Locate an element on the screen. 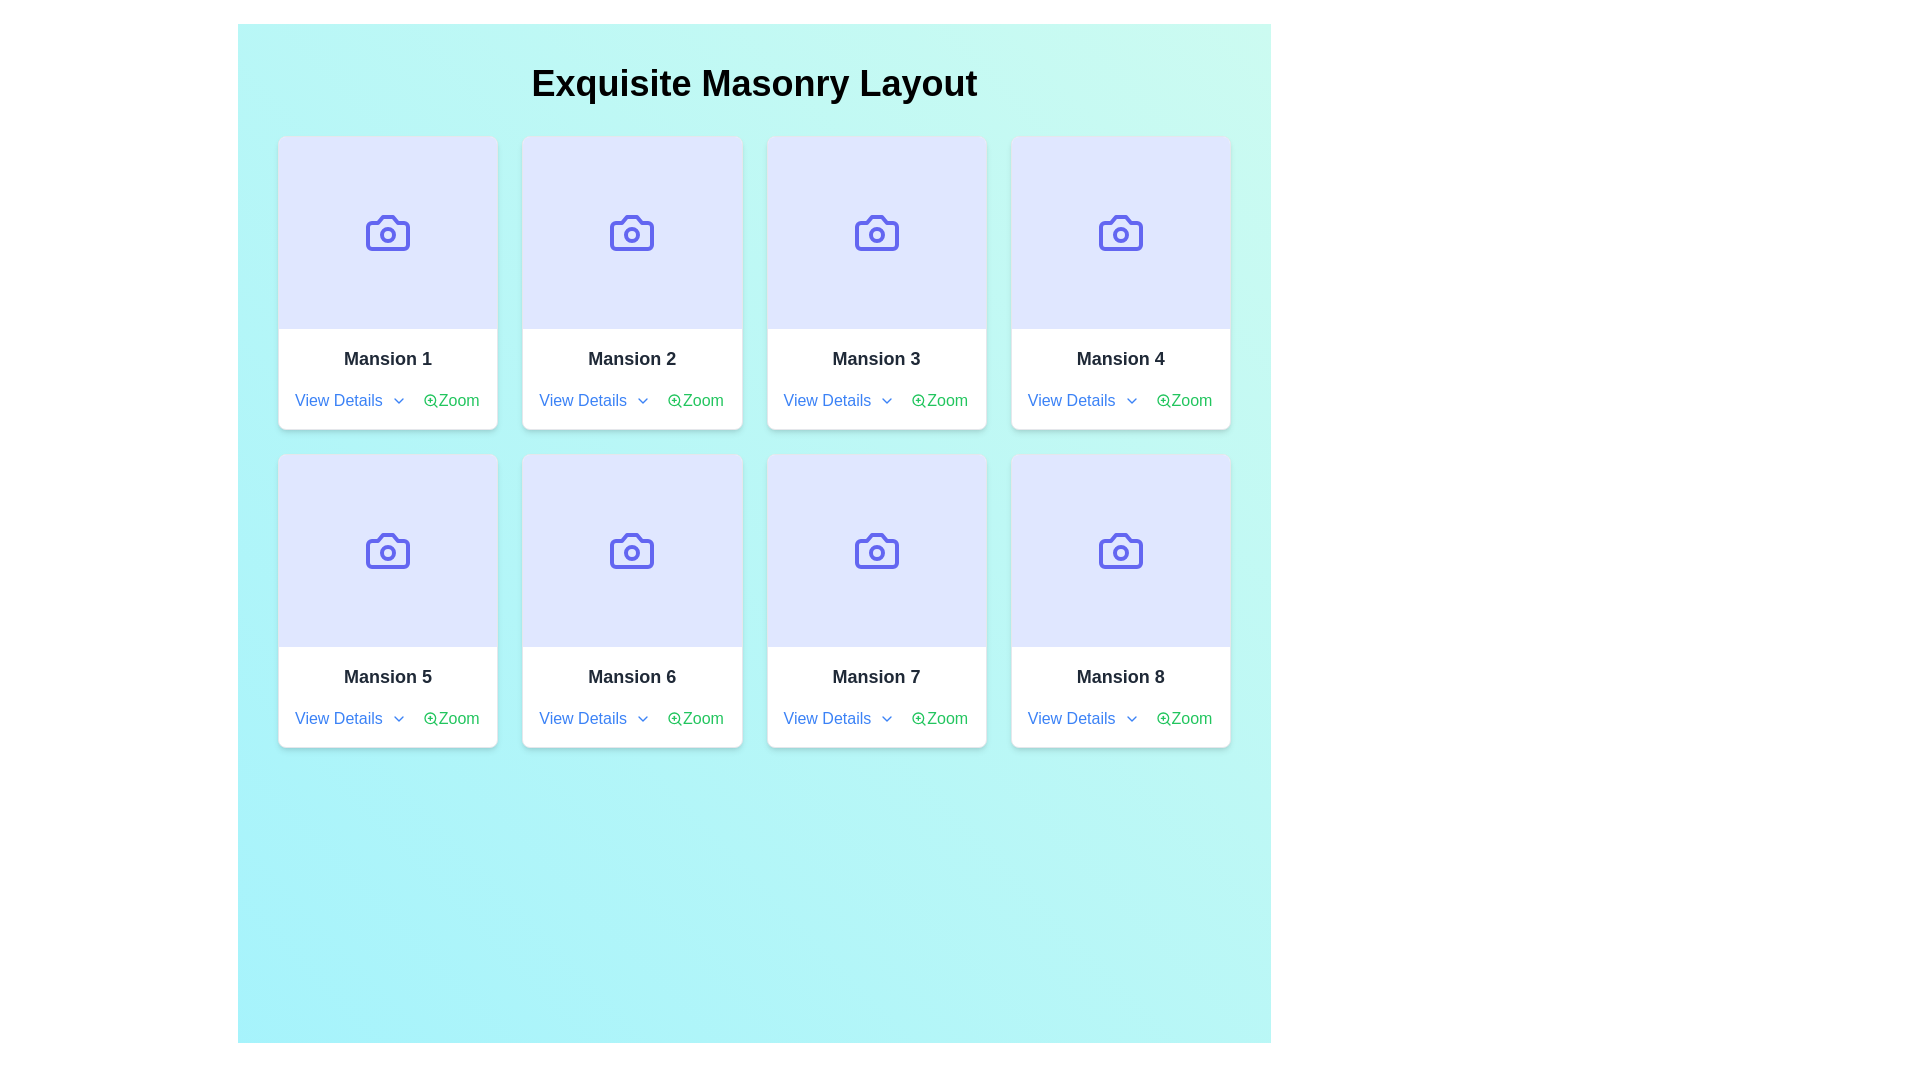  the magnifying glass icon with a plus sign inside, located next to the text 'Zoom' in the 'Mansion 7' card is located at coordinates (918, 717).